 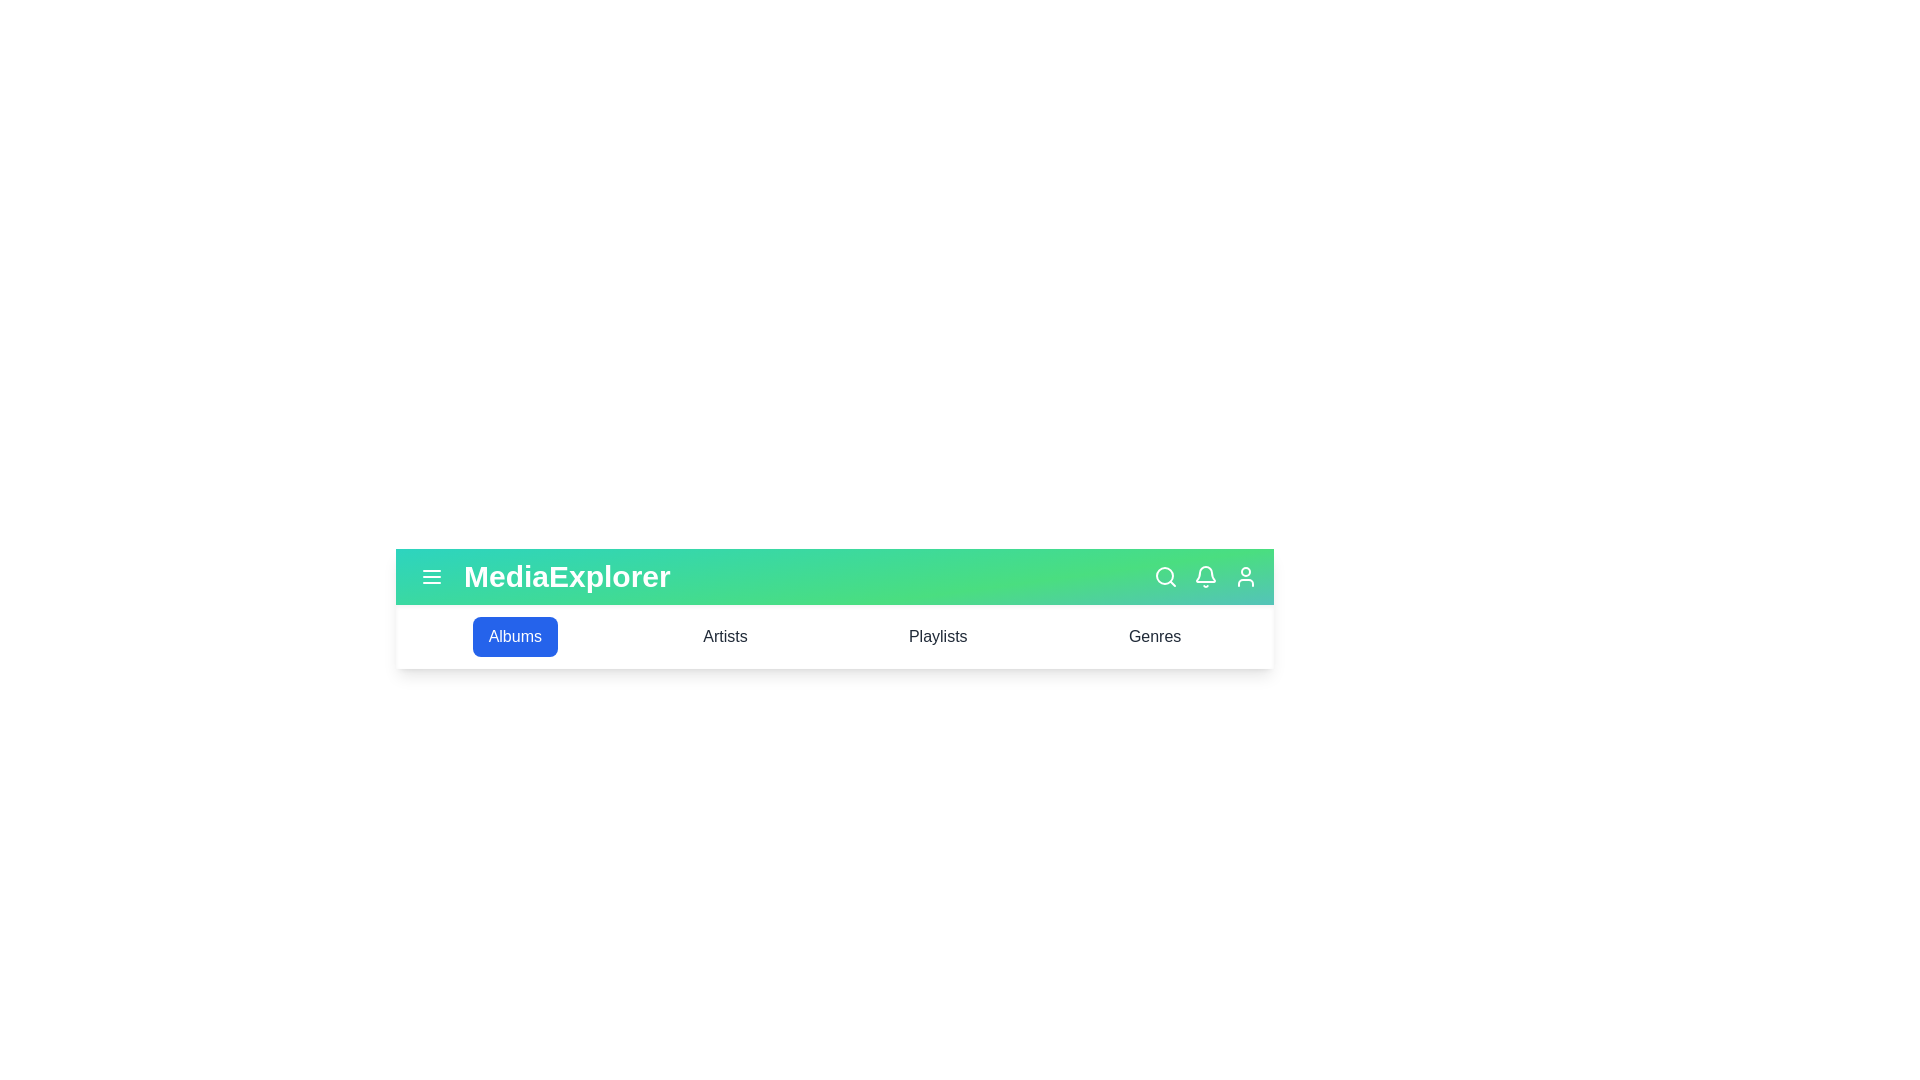 I want to click on the Genres tab in the MultimediaAppBar, so click(x=1155, y=636).